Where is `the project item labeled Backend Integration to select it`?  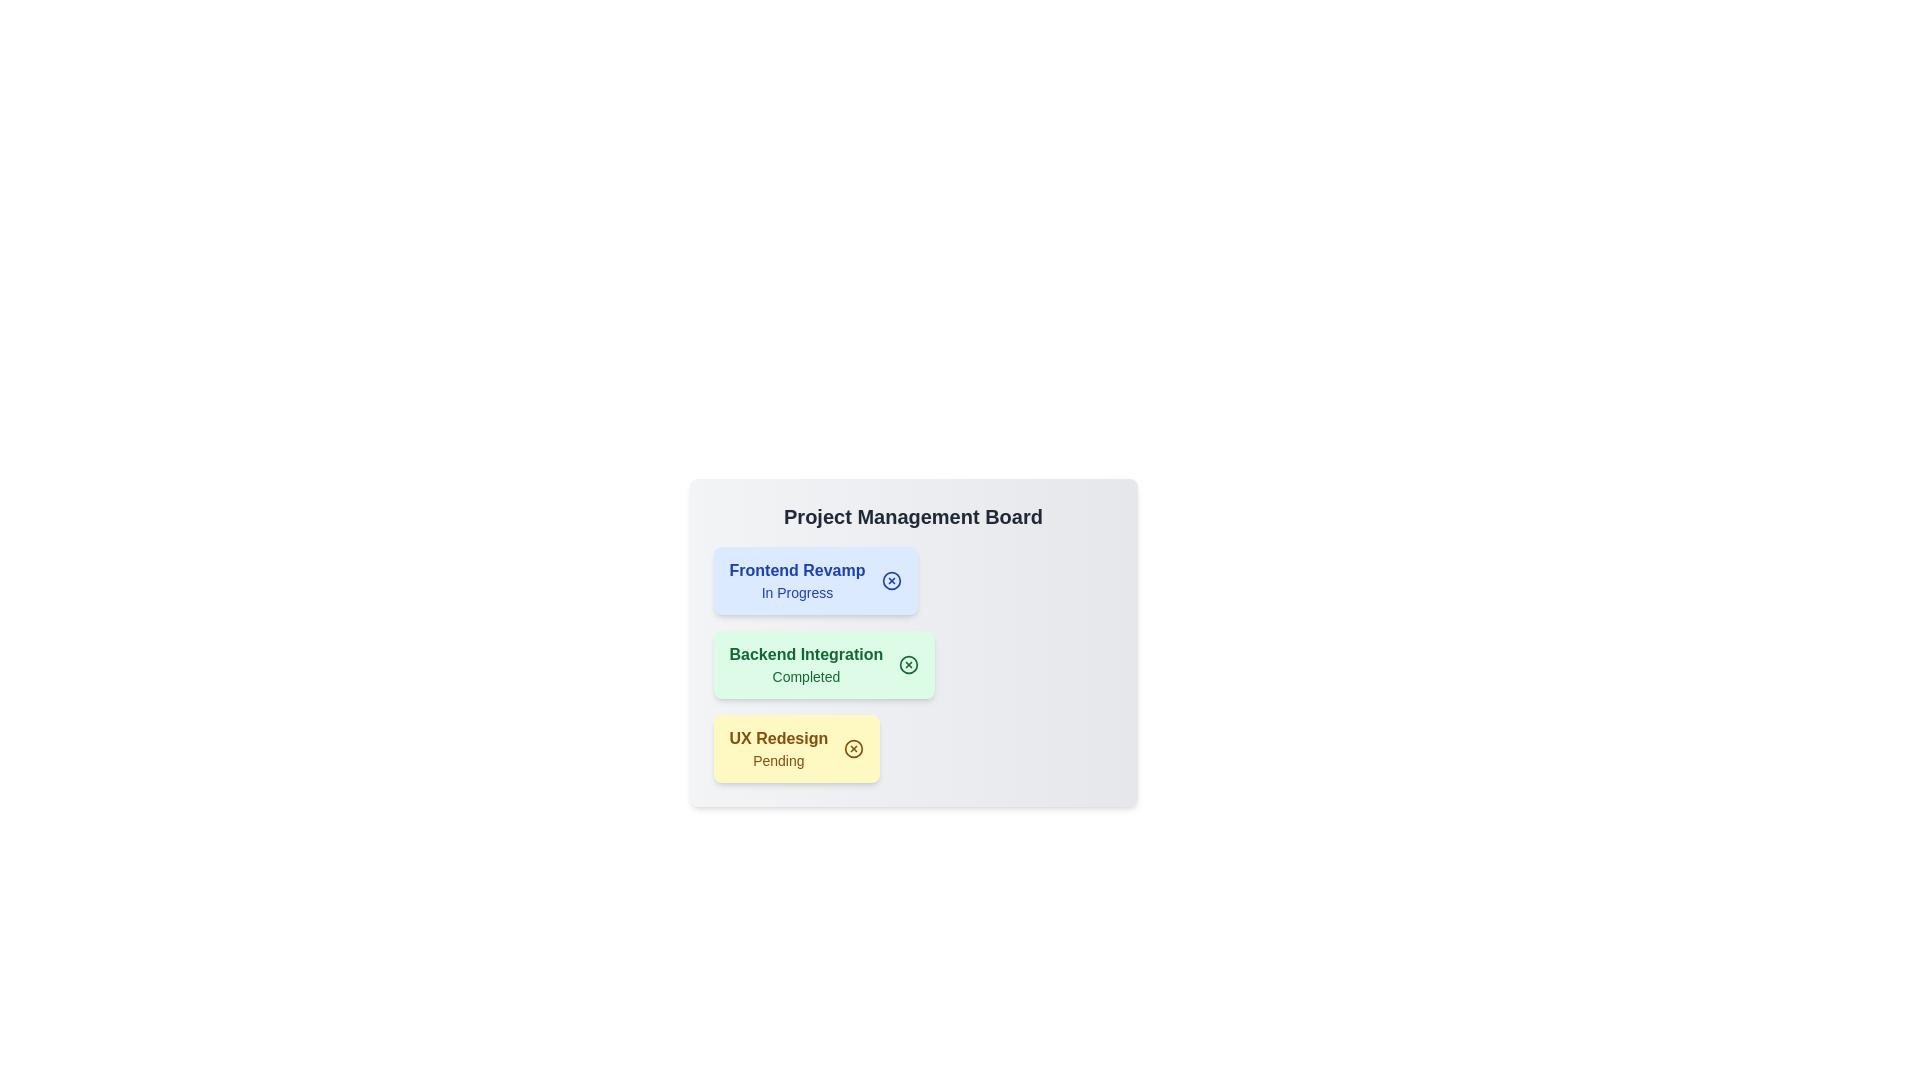 the project item labeled Backend Integration to select it is located at coordinates (806, 664).